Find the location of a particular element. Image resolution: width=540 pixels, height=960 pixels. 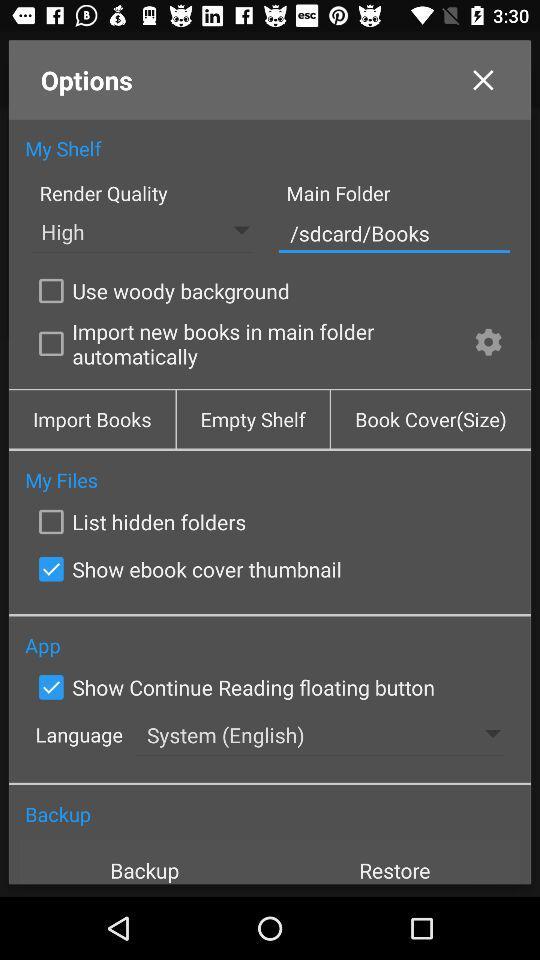

icon to the right of import new books item is located at coordinates (487, 345).